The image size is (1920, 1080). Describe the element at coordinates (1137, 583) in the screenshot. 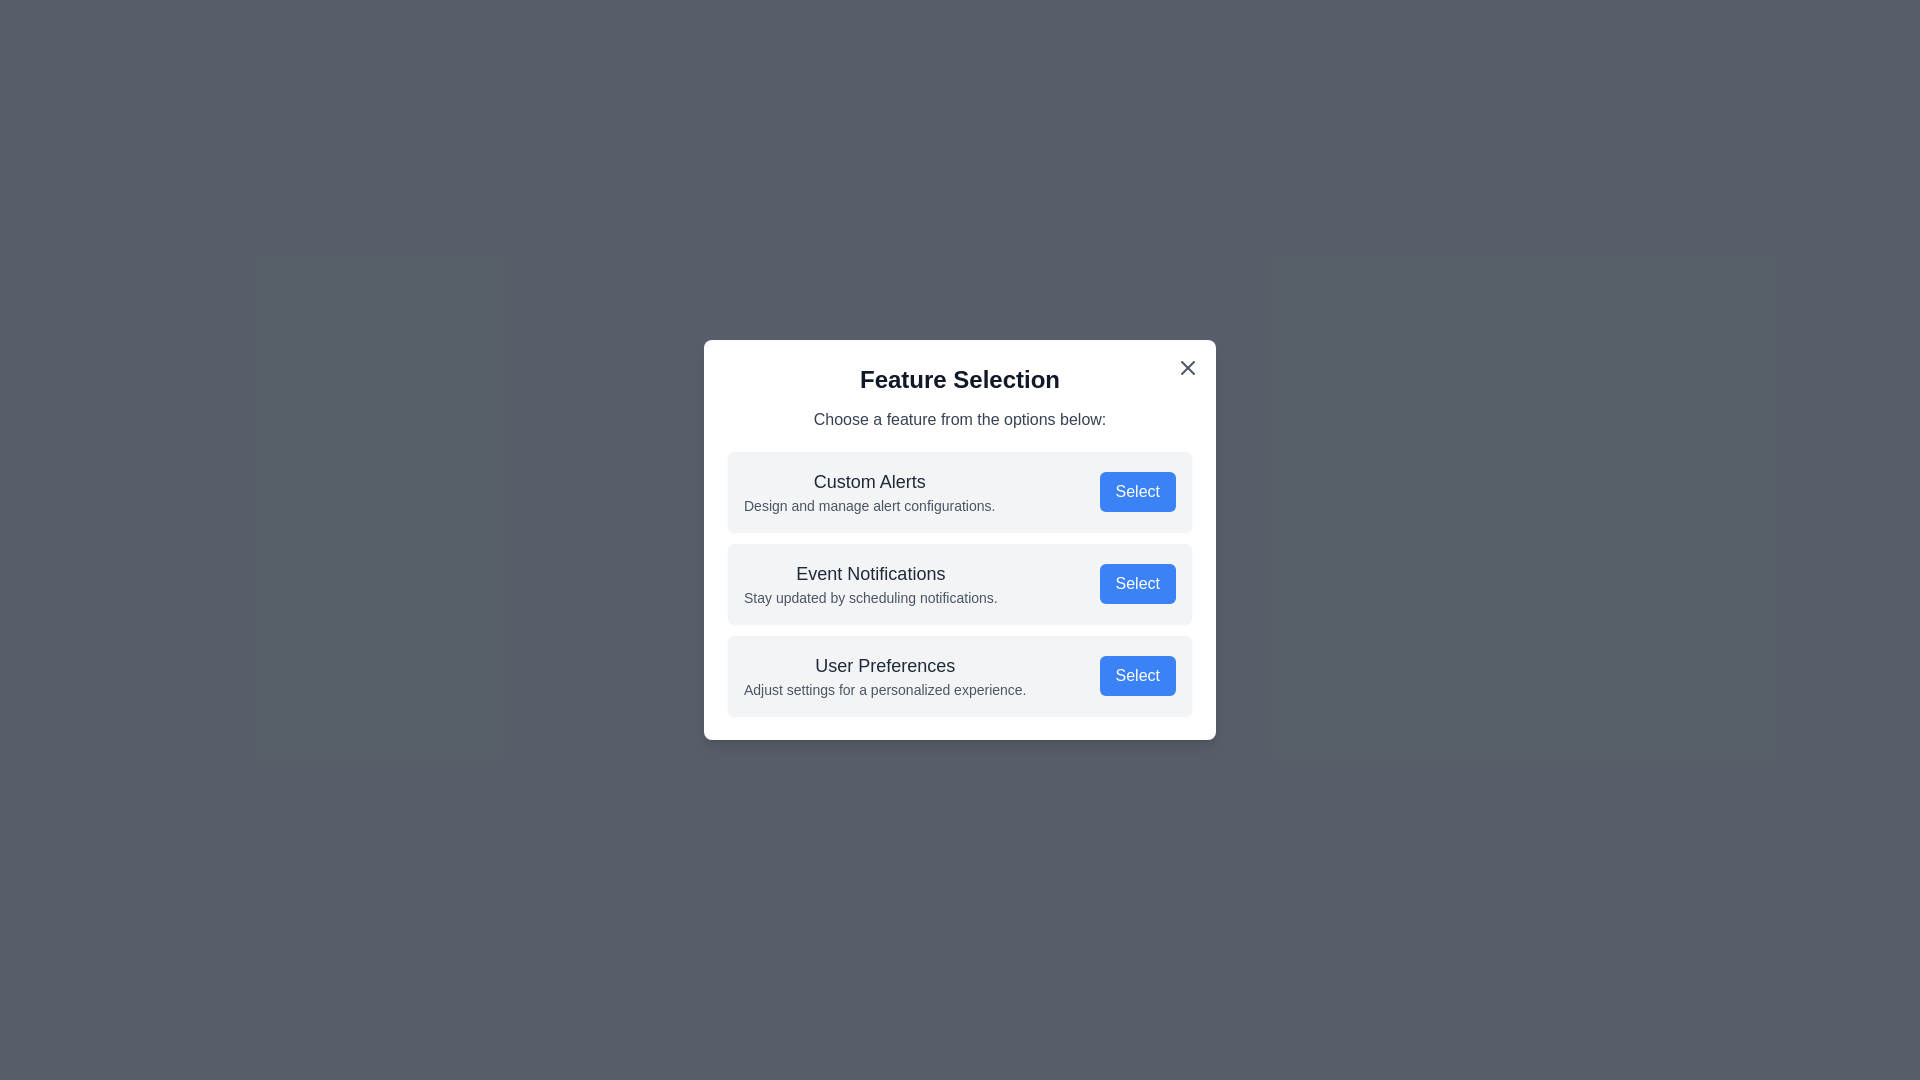

I see `the 'Select' button for Event Notifications` at that location.